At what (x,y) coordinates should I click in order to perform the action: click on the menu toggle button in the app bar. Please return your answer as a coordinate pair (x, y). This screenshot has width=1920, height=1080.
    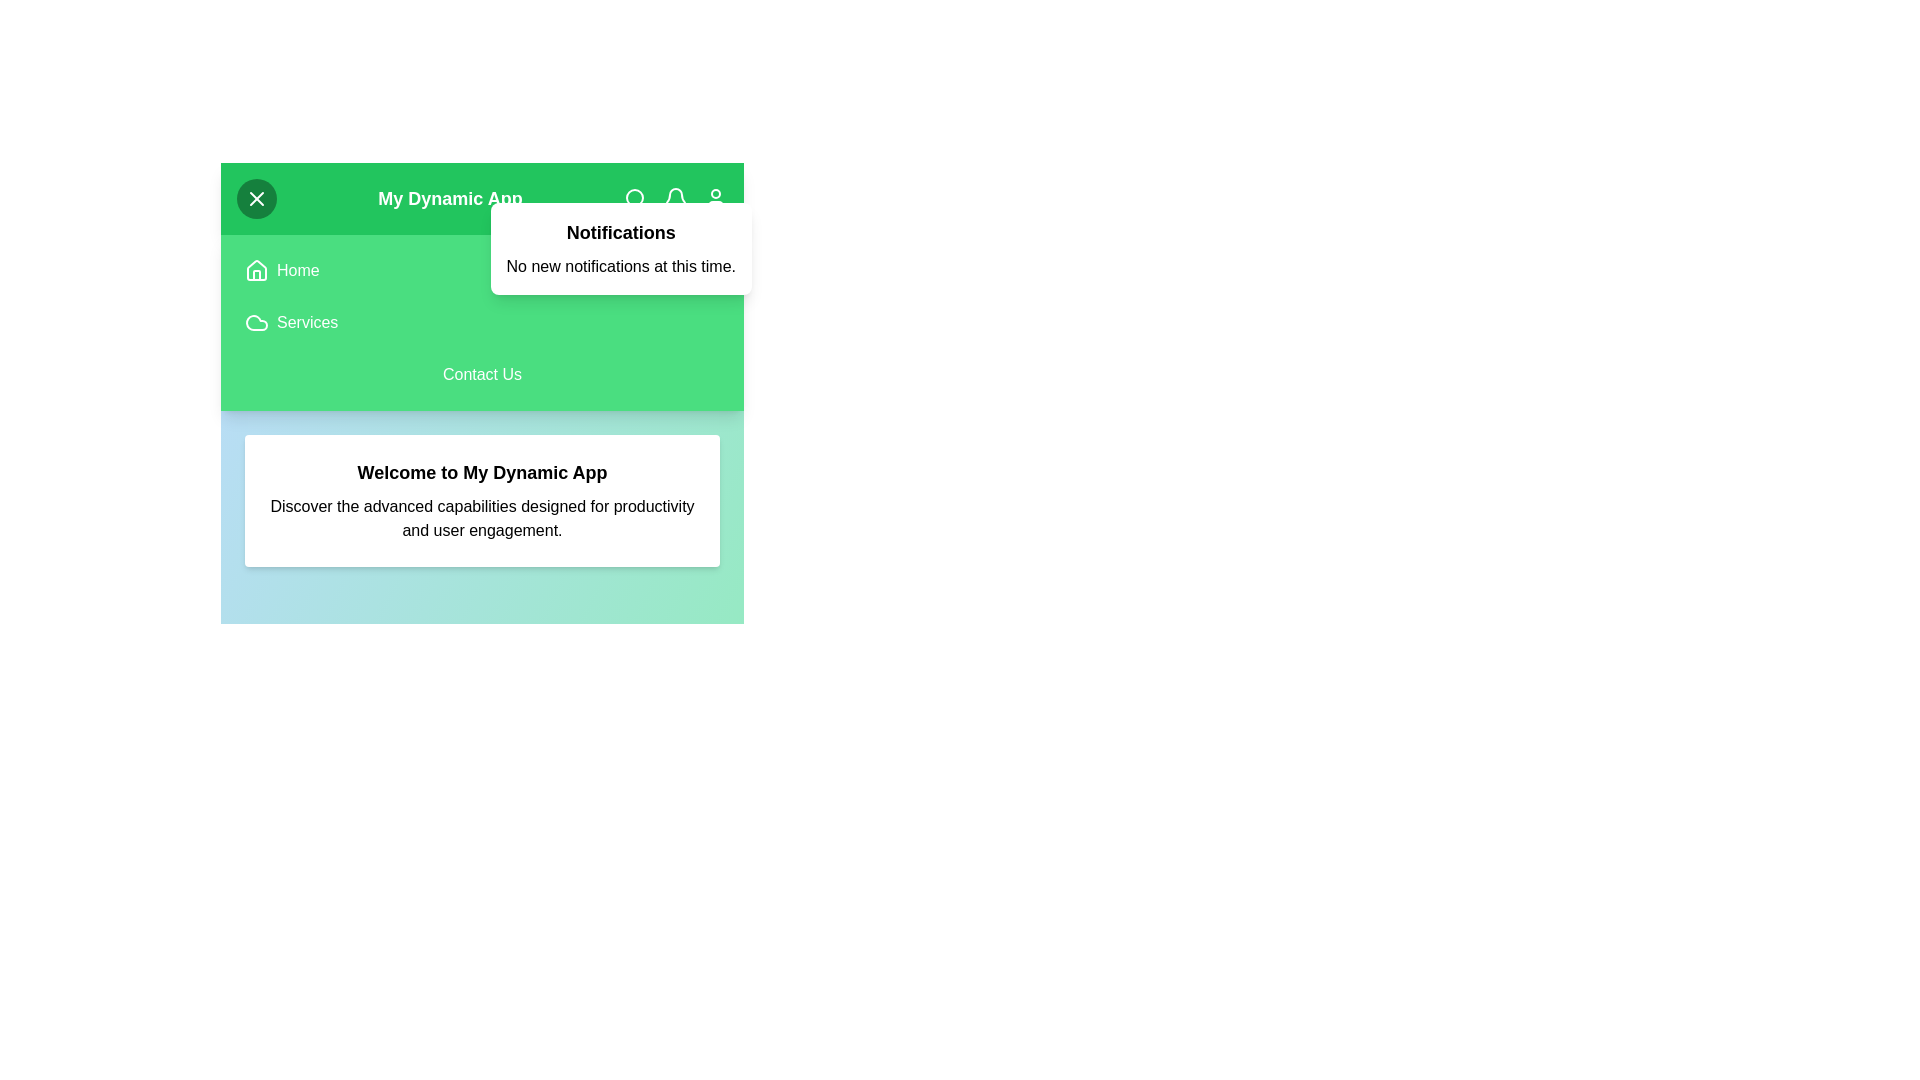
    Looking at the image, I should click on (256, 199).